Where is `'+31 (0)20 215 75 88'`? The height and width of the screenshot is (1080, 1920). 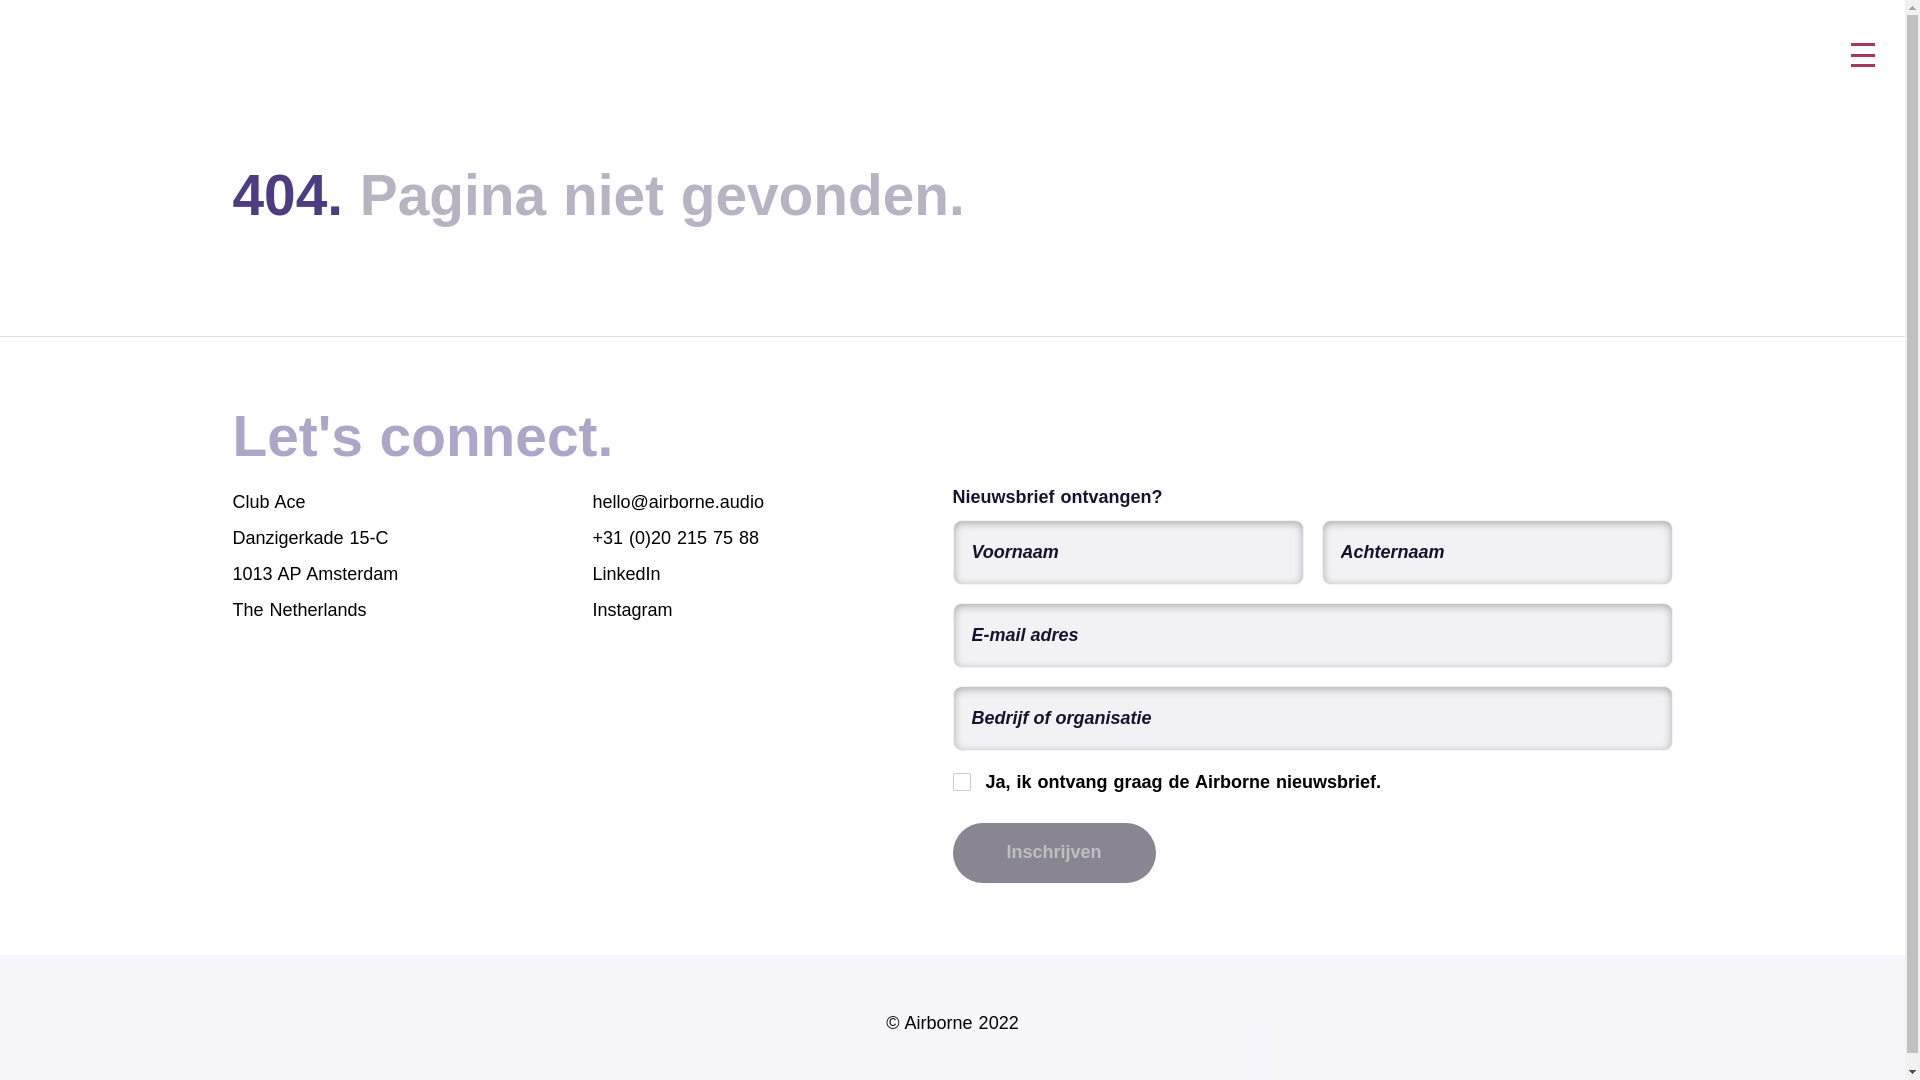
'+31 (0)20 215 75 88' is located at coordinates (675, 536).